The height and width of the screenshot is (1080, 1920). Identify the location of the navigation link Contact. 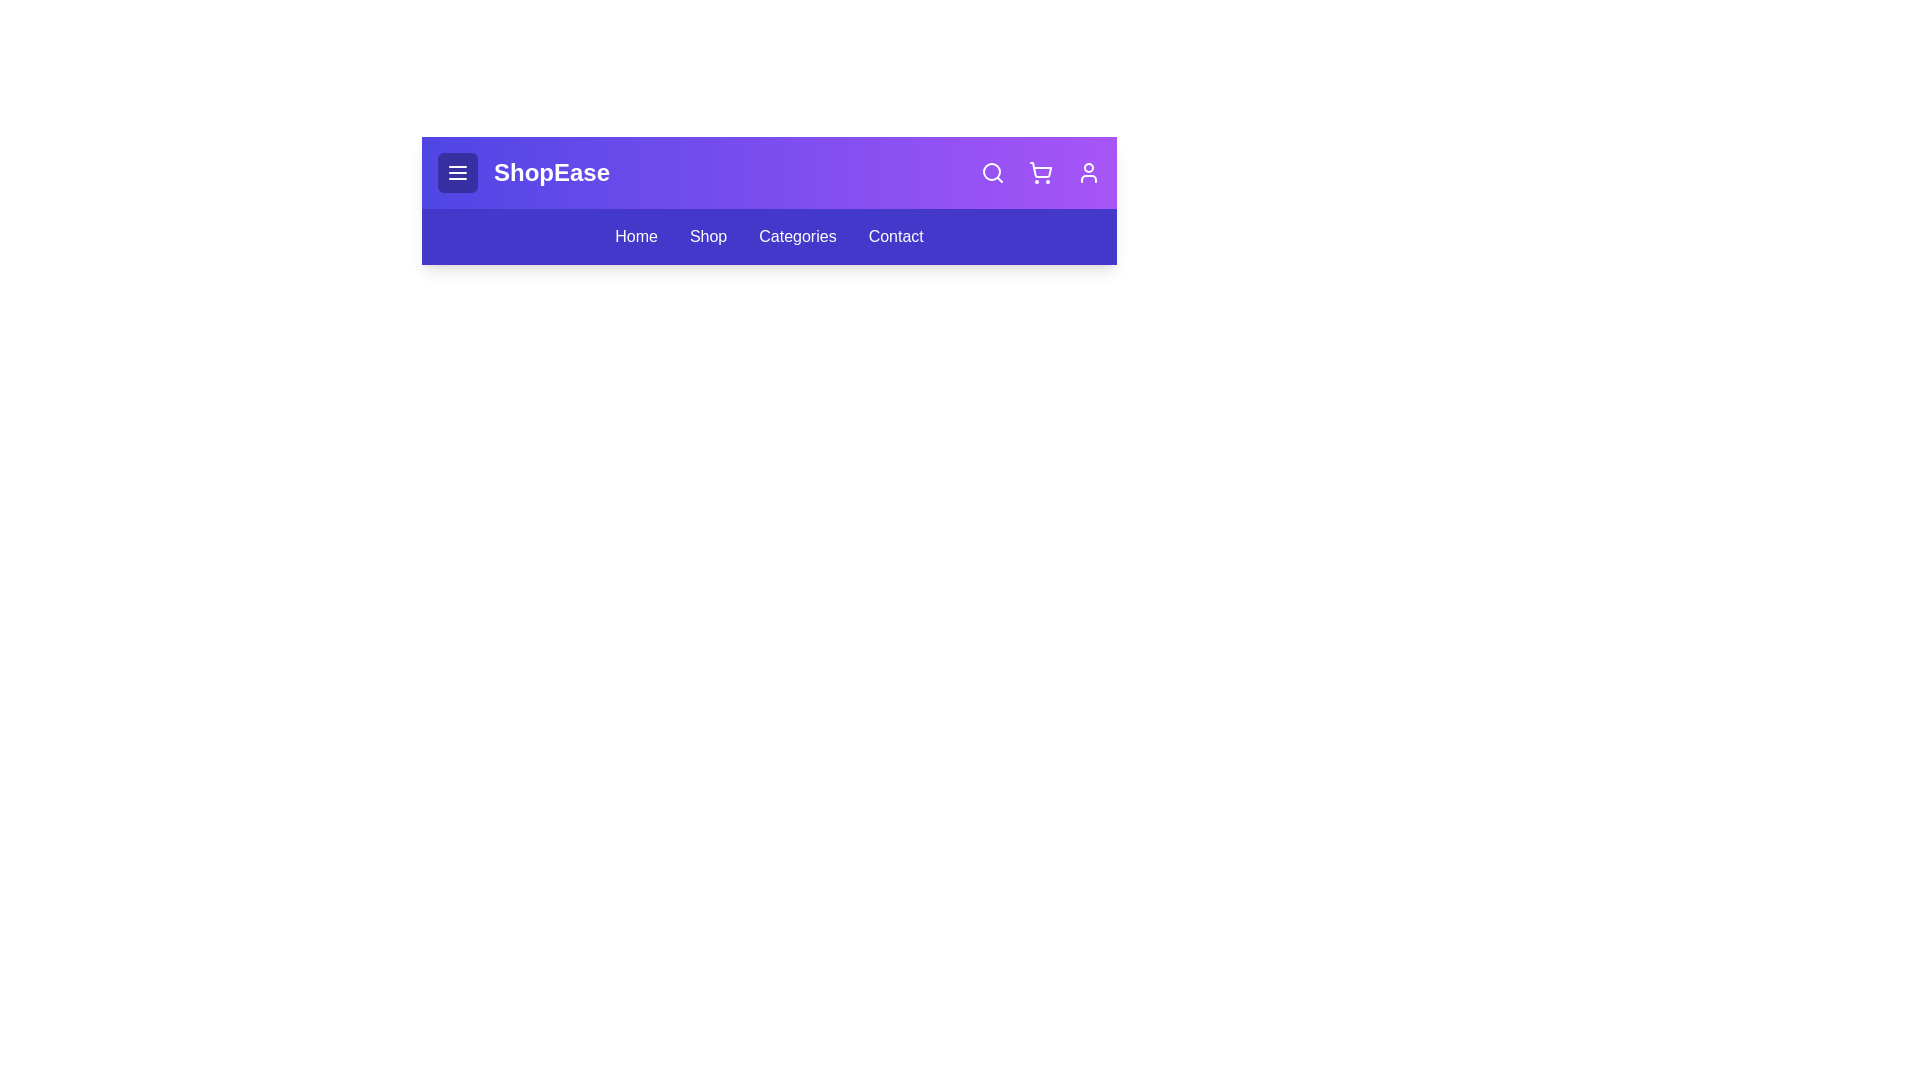
(895, 235).